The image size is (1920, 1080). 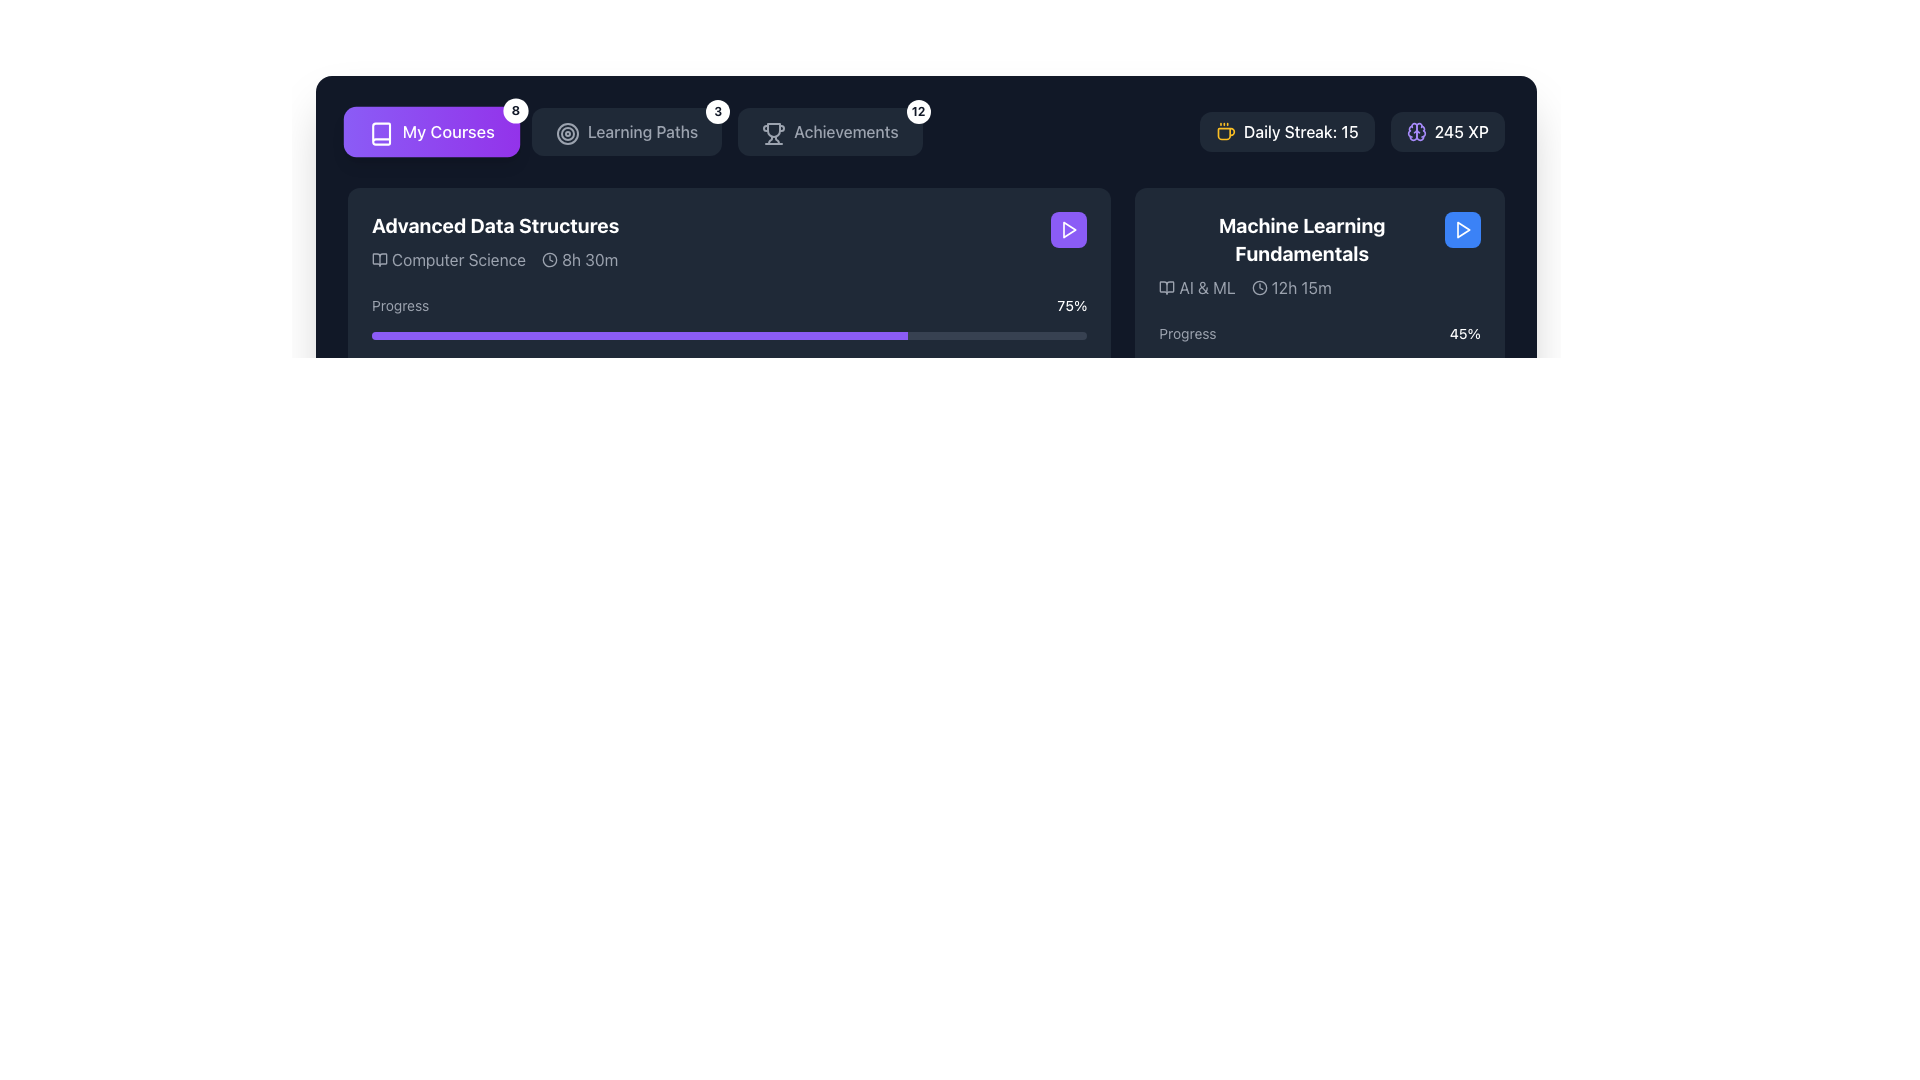 What do you see at coordinates (379, 131) in the screenshot?
I see `the small square book icon with a white outline on a purple background located to the left of the text 'My Courses' in the navigation bar` at bounding box center [379, 131].